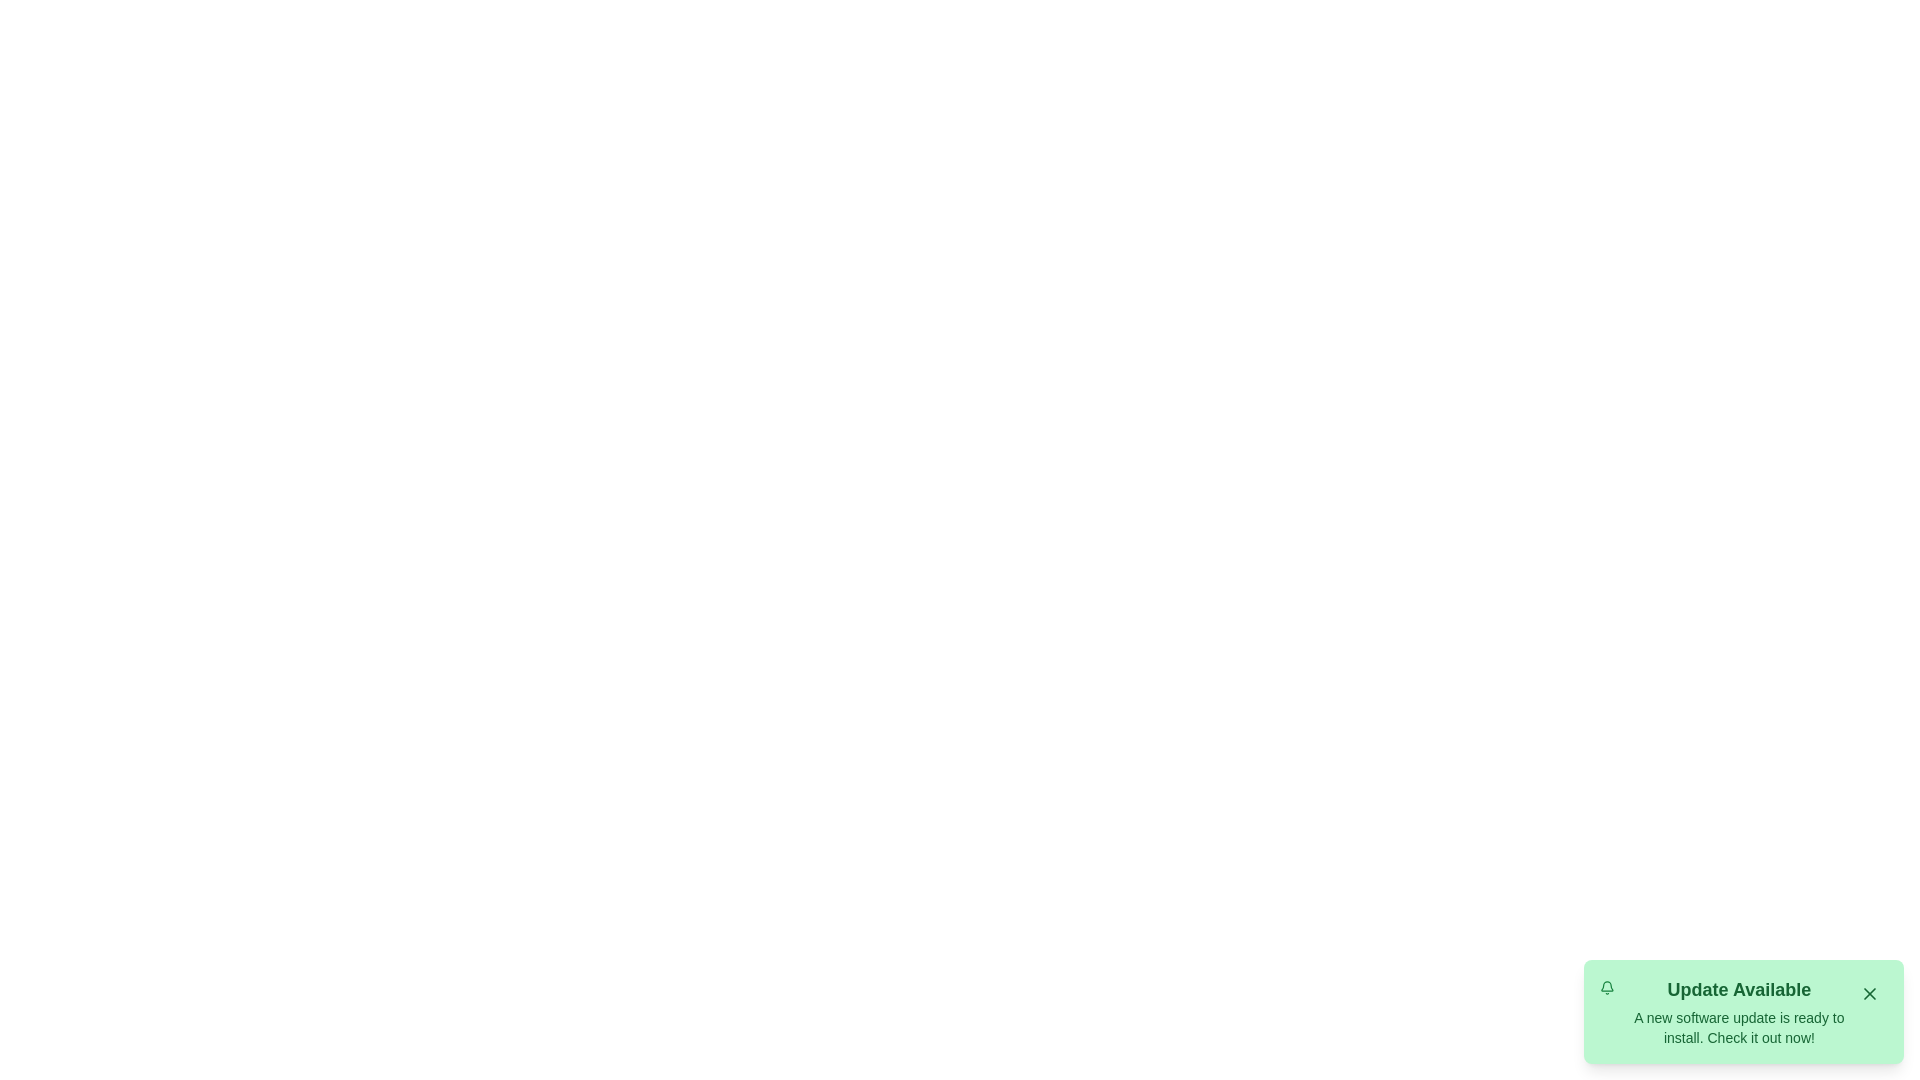 The height and width of the screenshot is (1080, 1920). Describe the element at coordinates (1738, 1028) in the screenshot. I see `text content area displaying the message 'A new software update is ready to install. Check it out now!', which is styled with a light green background and located below the 'Update Available' heading in the notification box` at that location.